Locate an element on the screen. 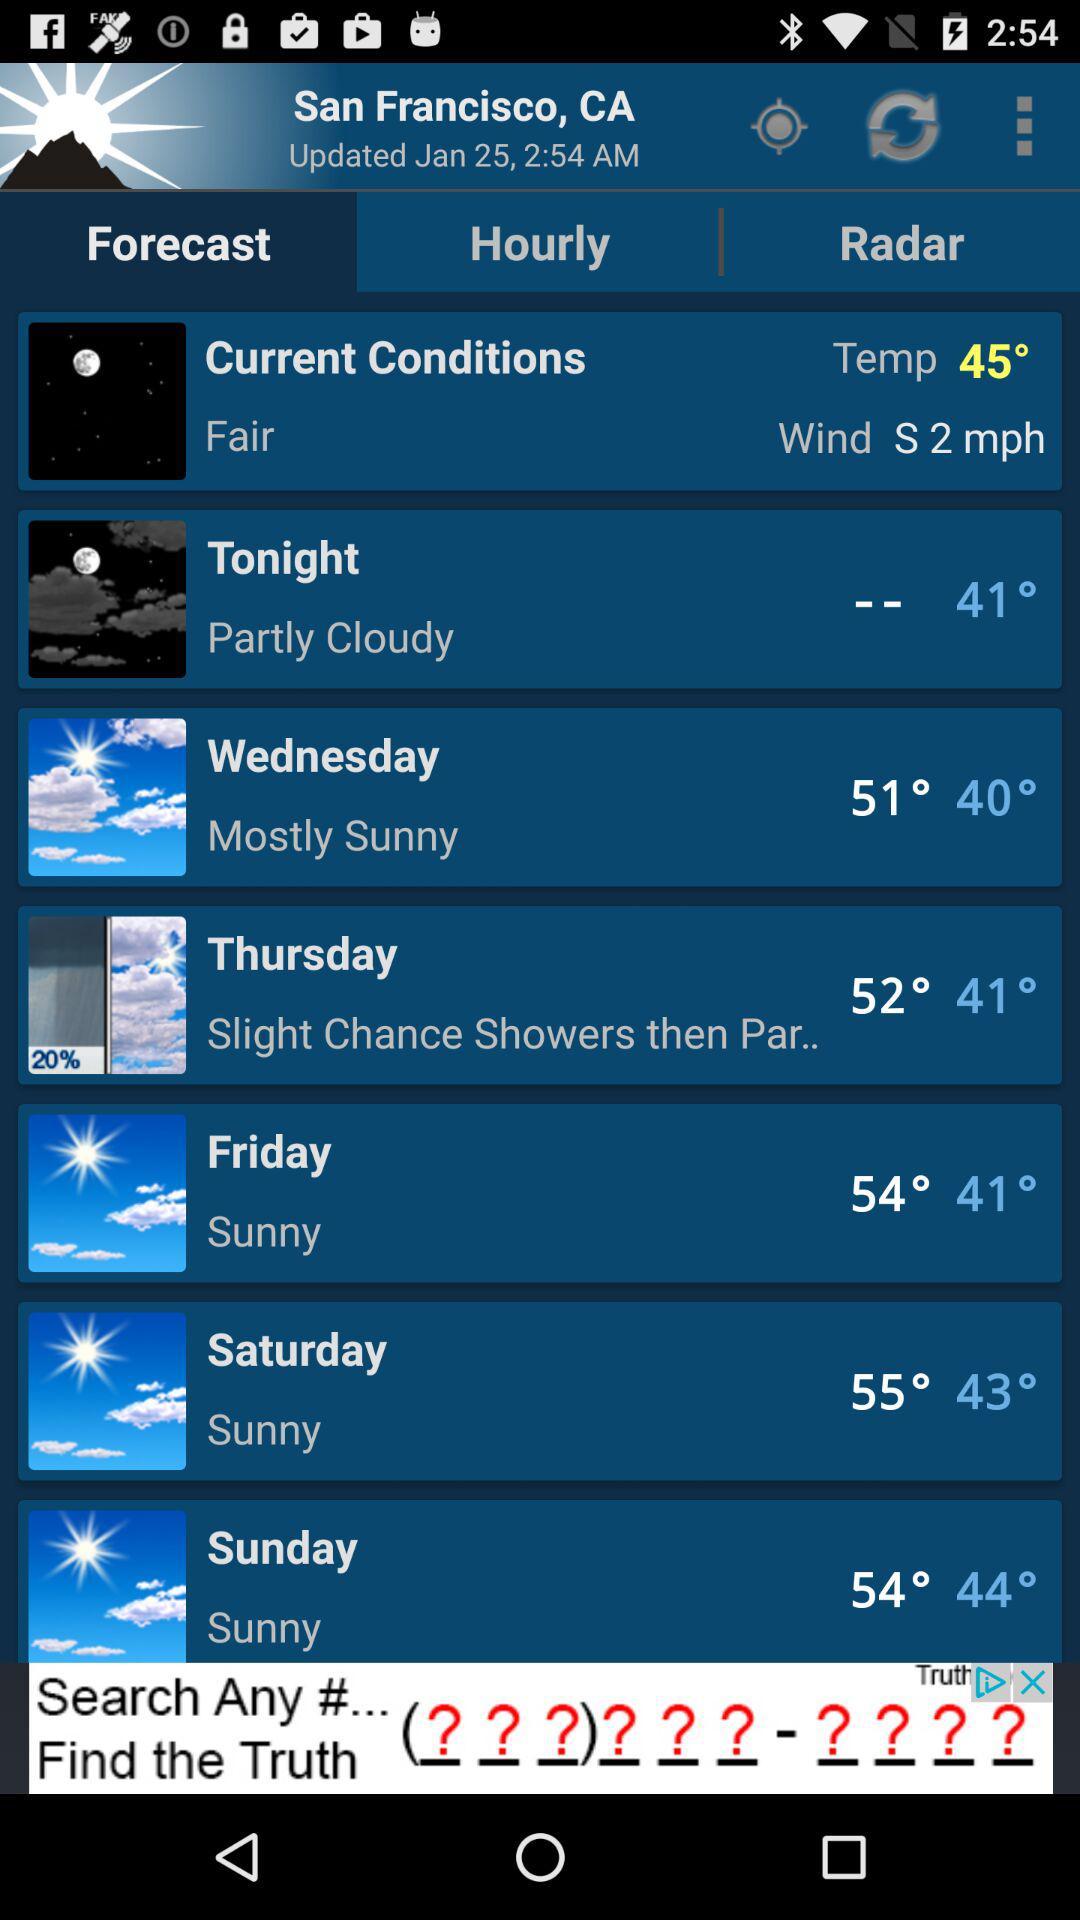 Image resolution: width=1080 pixels, height=1920 pixels. the location_crosshair icon is located at coordinates (778, 133).